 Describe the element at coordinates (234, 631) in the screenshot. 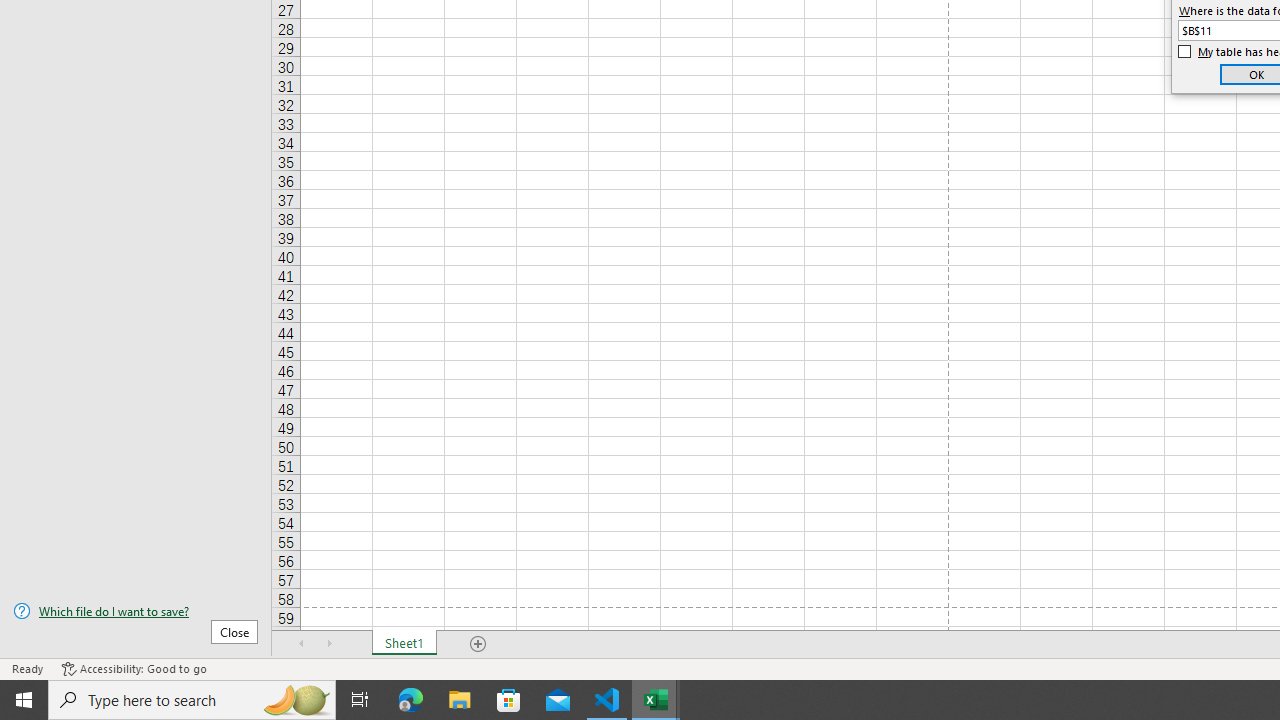

I see `'Close'` at that location.